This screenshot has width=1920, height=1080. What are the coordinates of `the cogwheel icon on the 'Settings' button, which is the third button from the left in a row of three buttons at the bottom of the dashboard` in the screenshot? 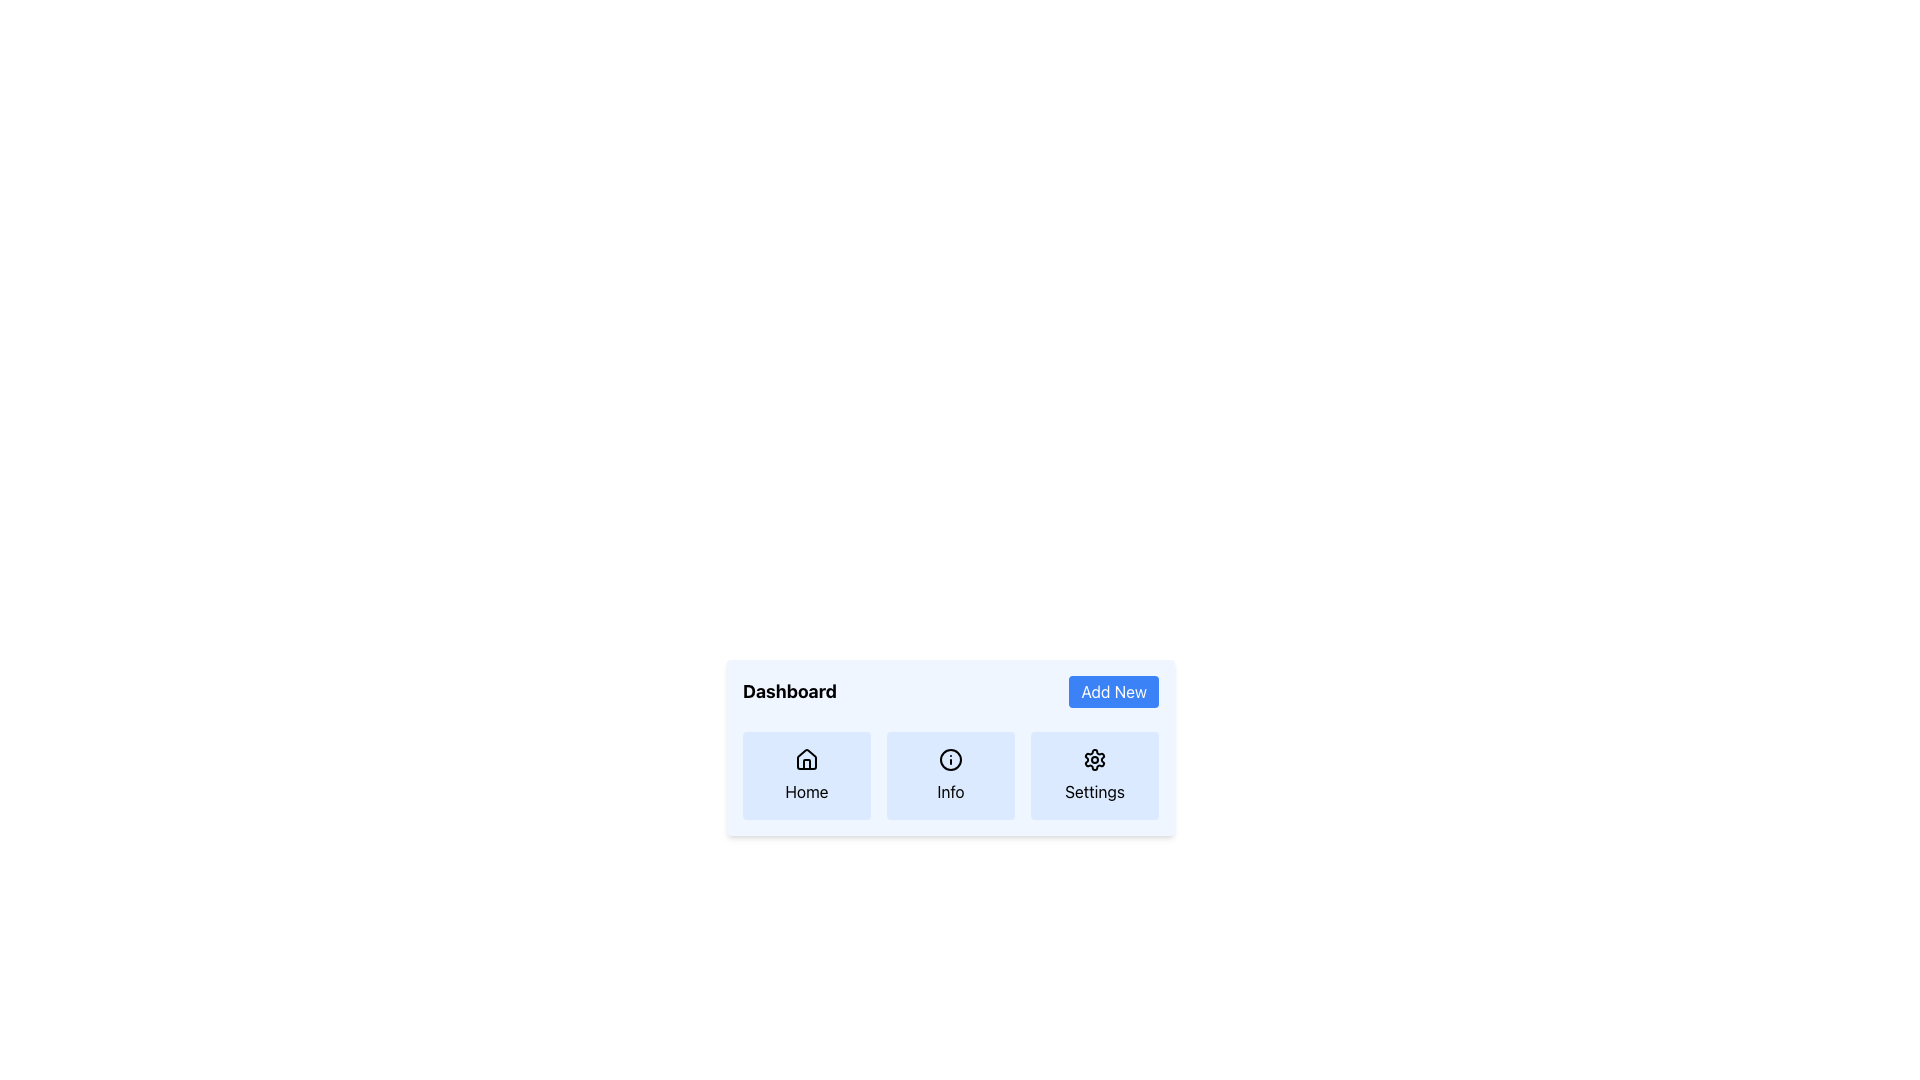 It's located at (1093, 759).